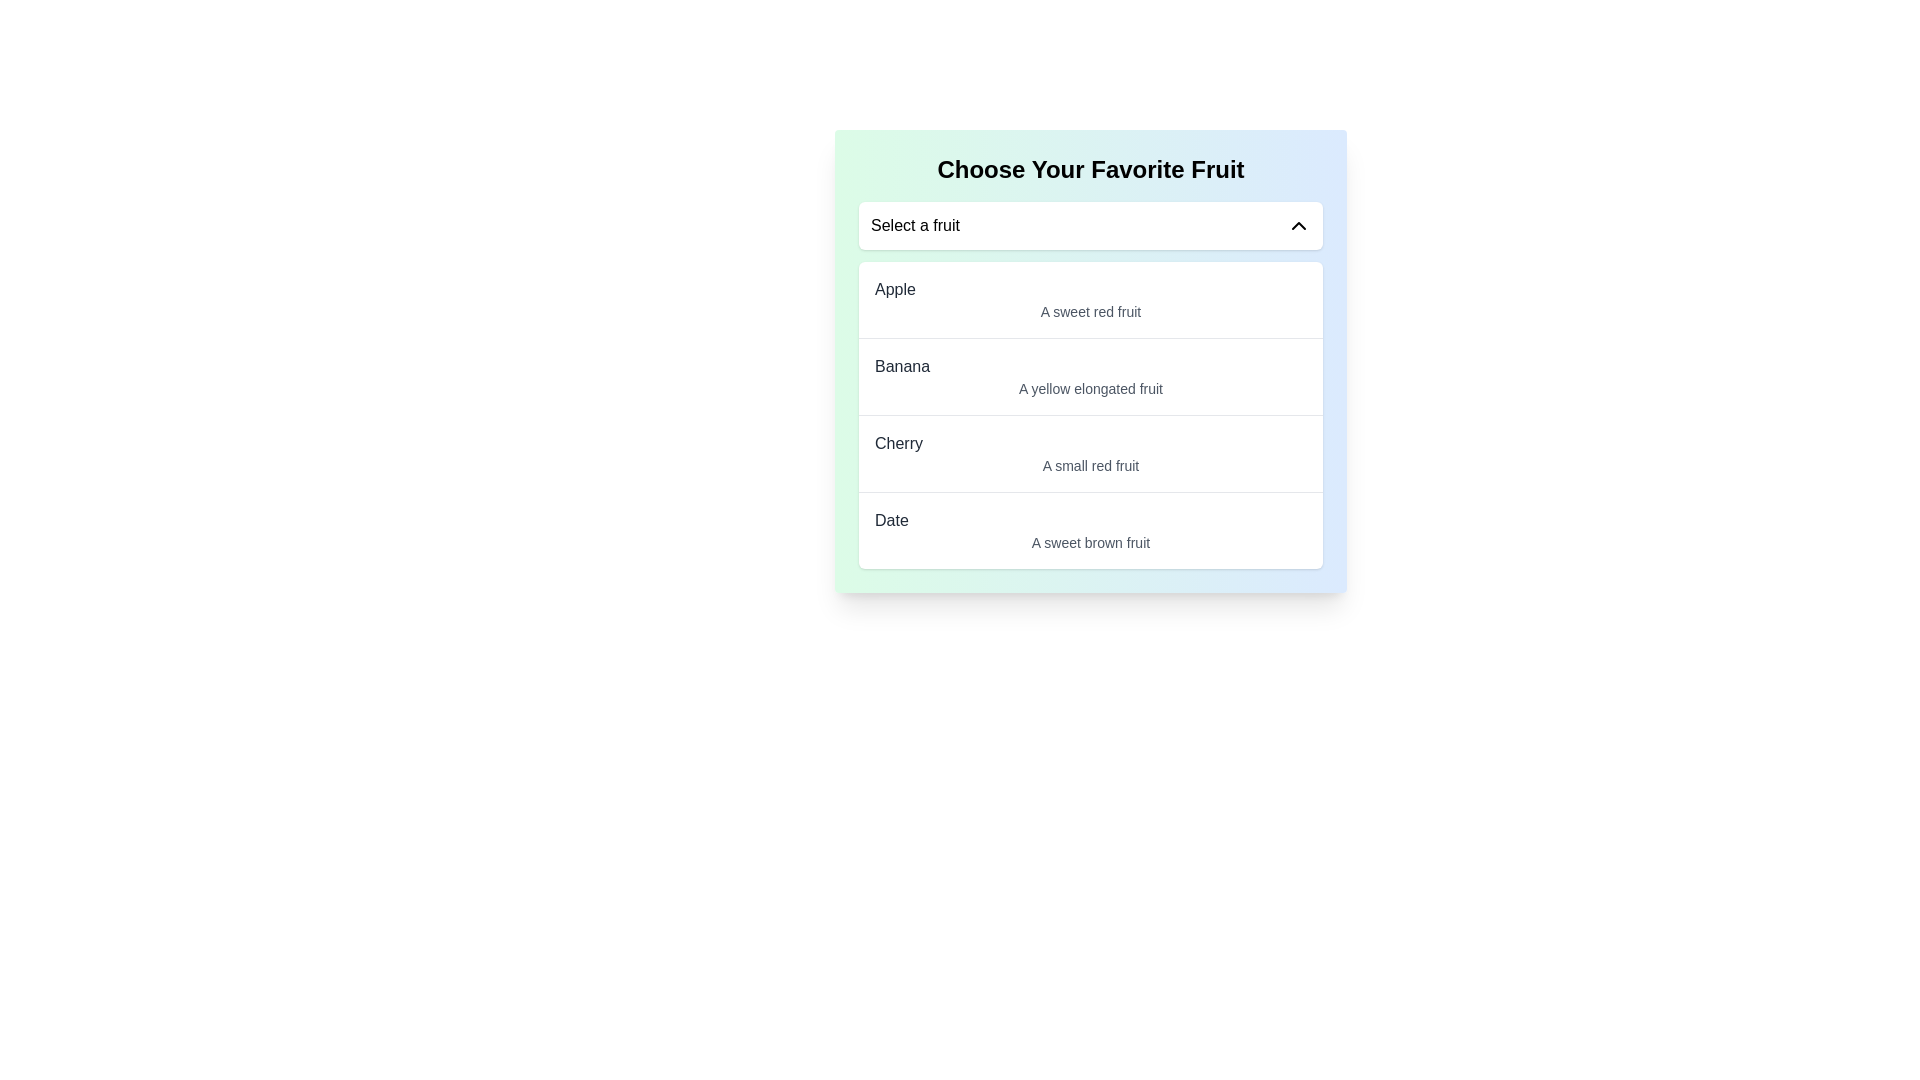 The image size is (1920, 1080). Describe the element at coordinates (1089, 361) in the screenshot. I see `the 'Banana' option in the selection list` at that location.